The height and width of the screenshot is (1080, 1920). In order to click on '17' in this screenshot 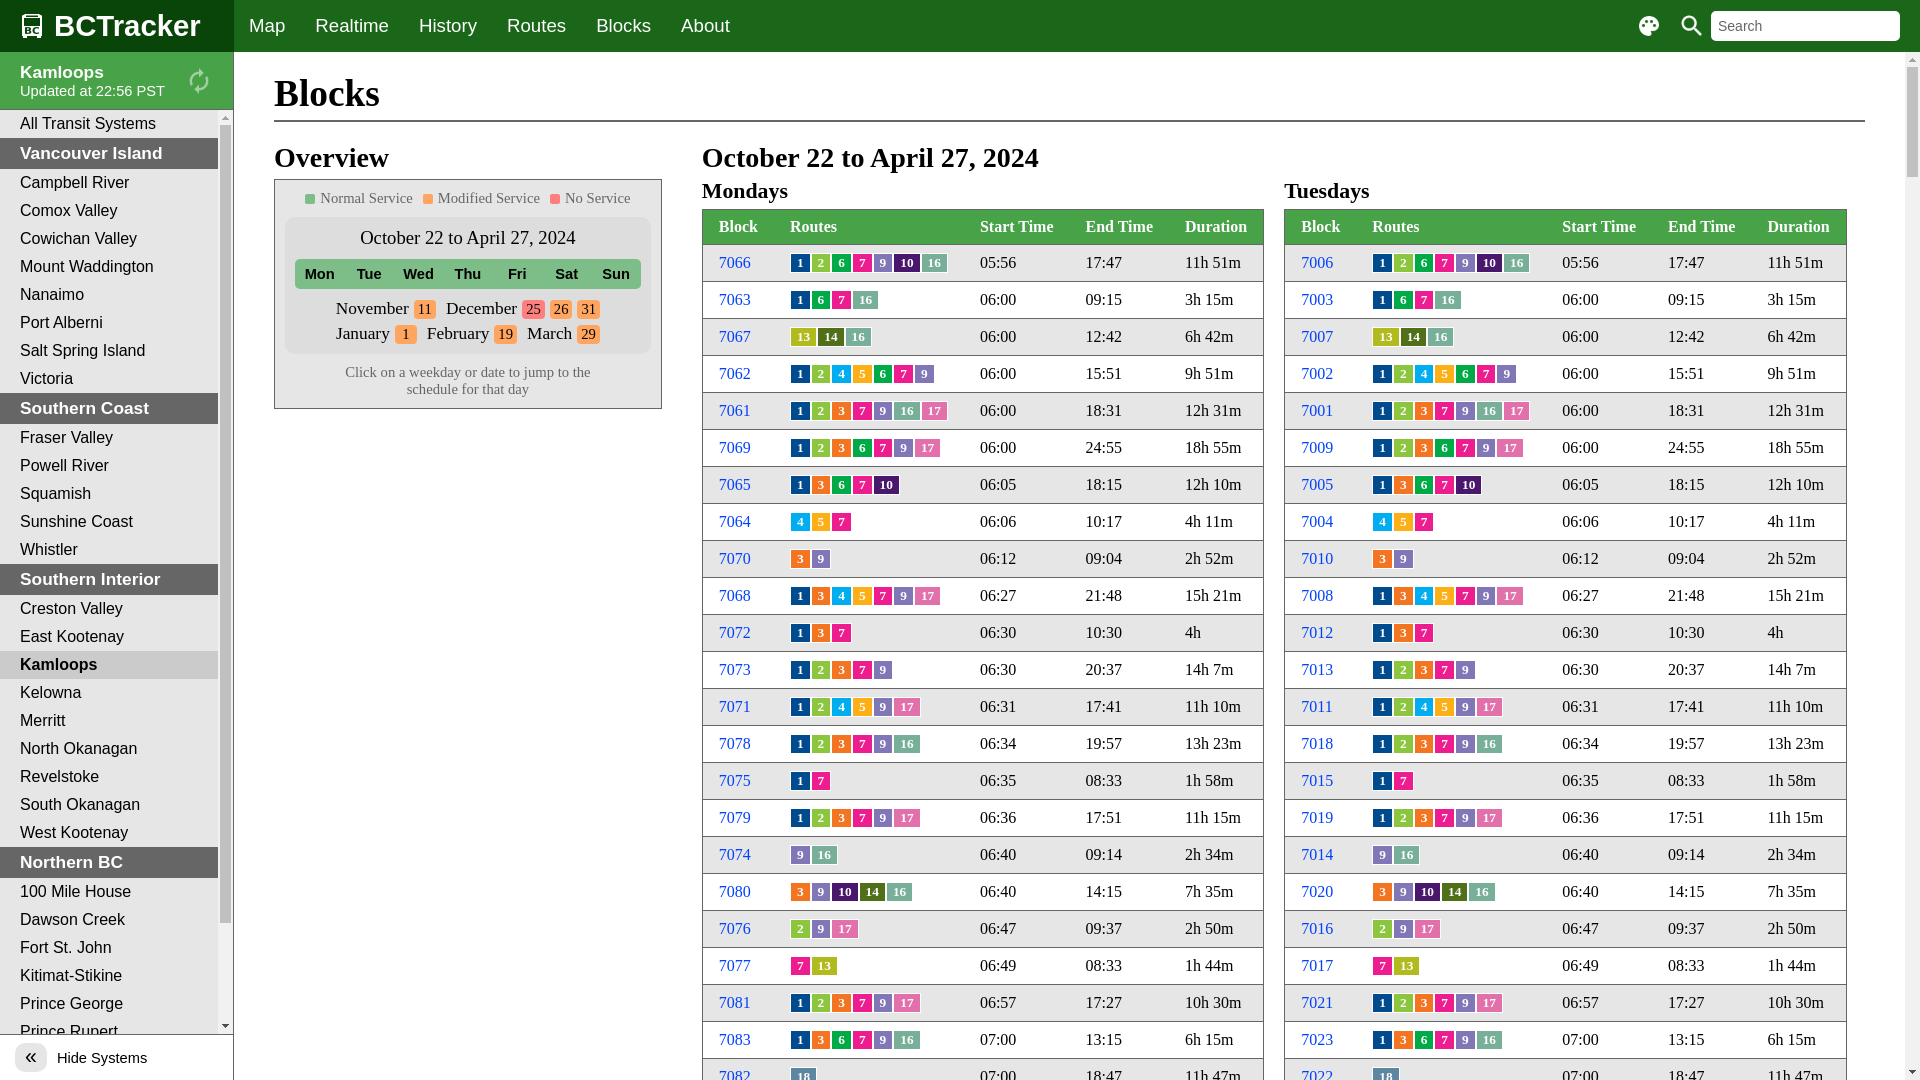, I will do `click(1489, 1002)`.